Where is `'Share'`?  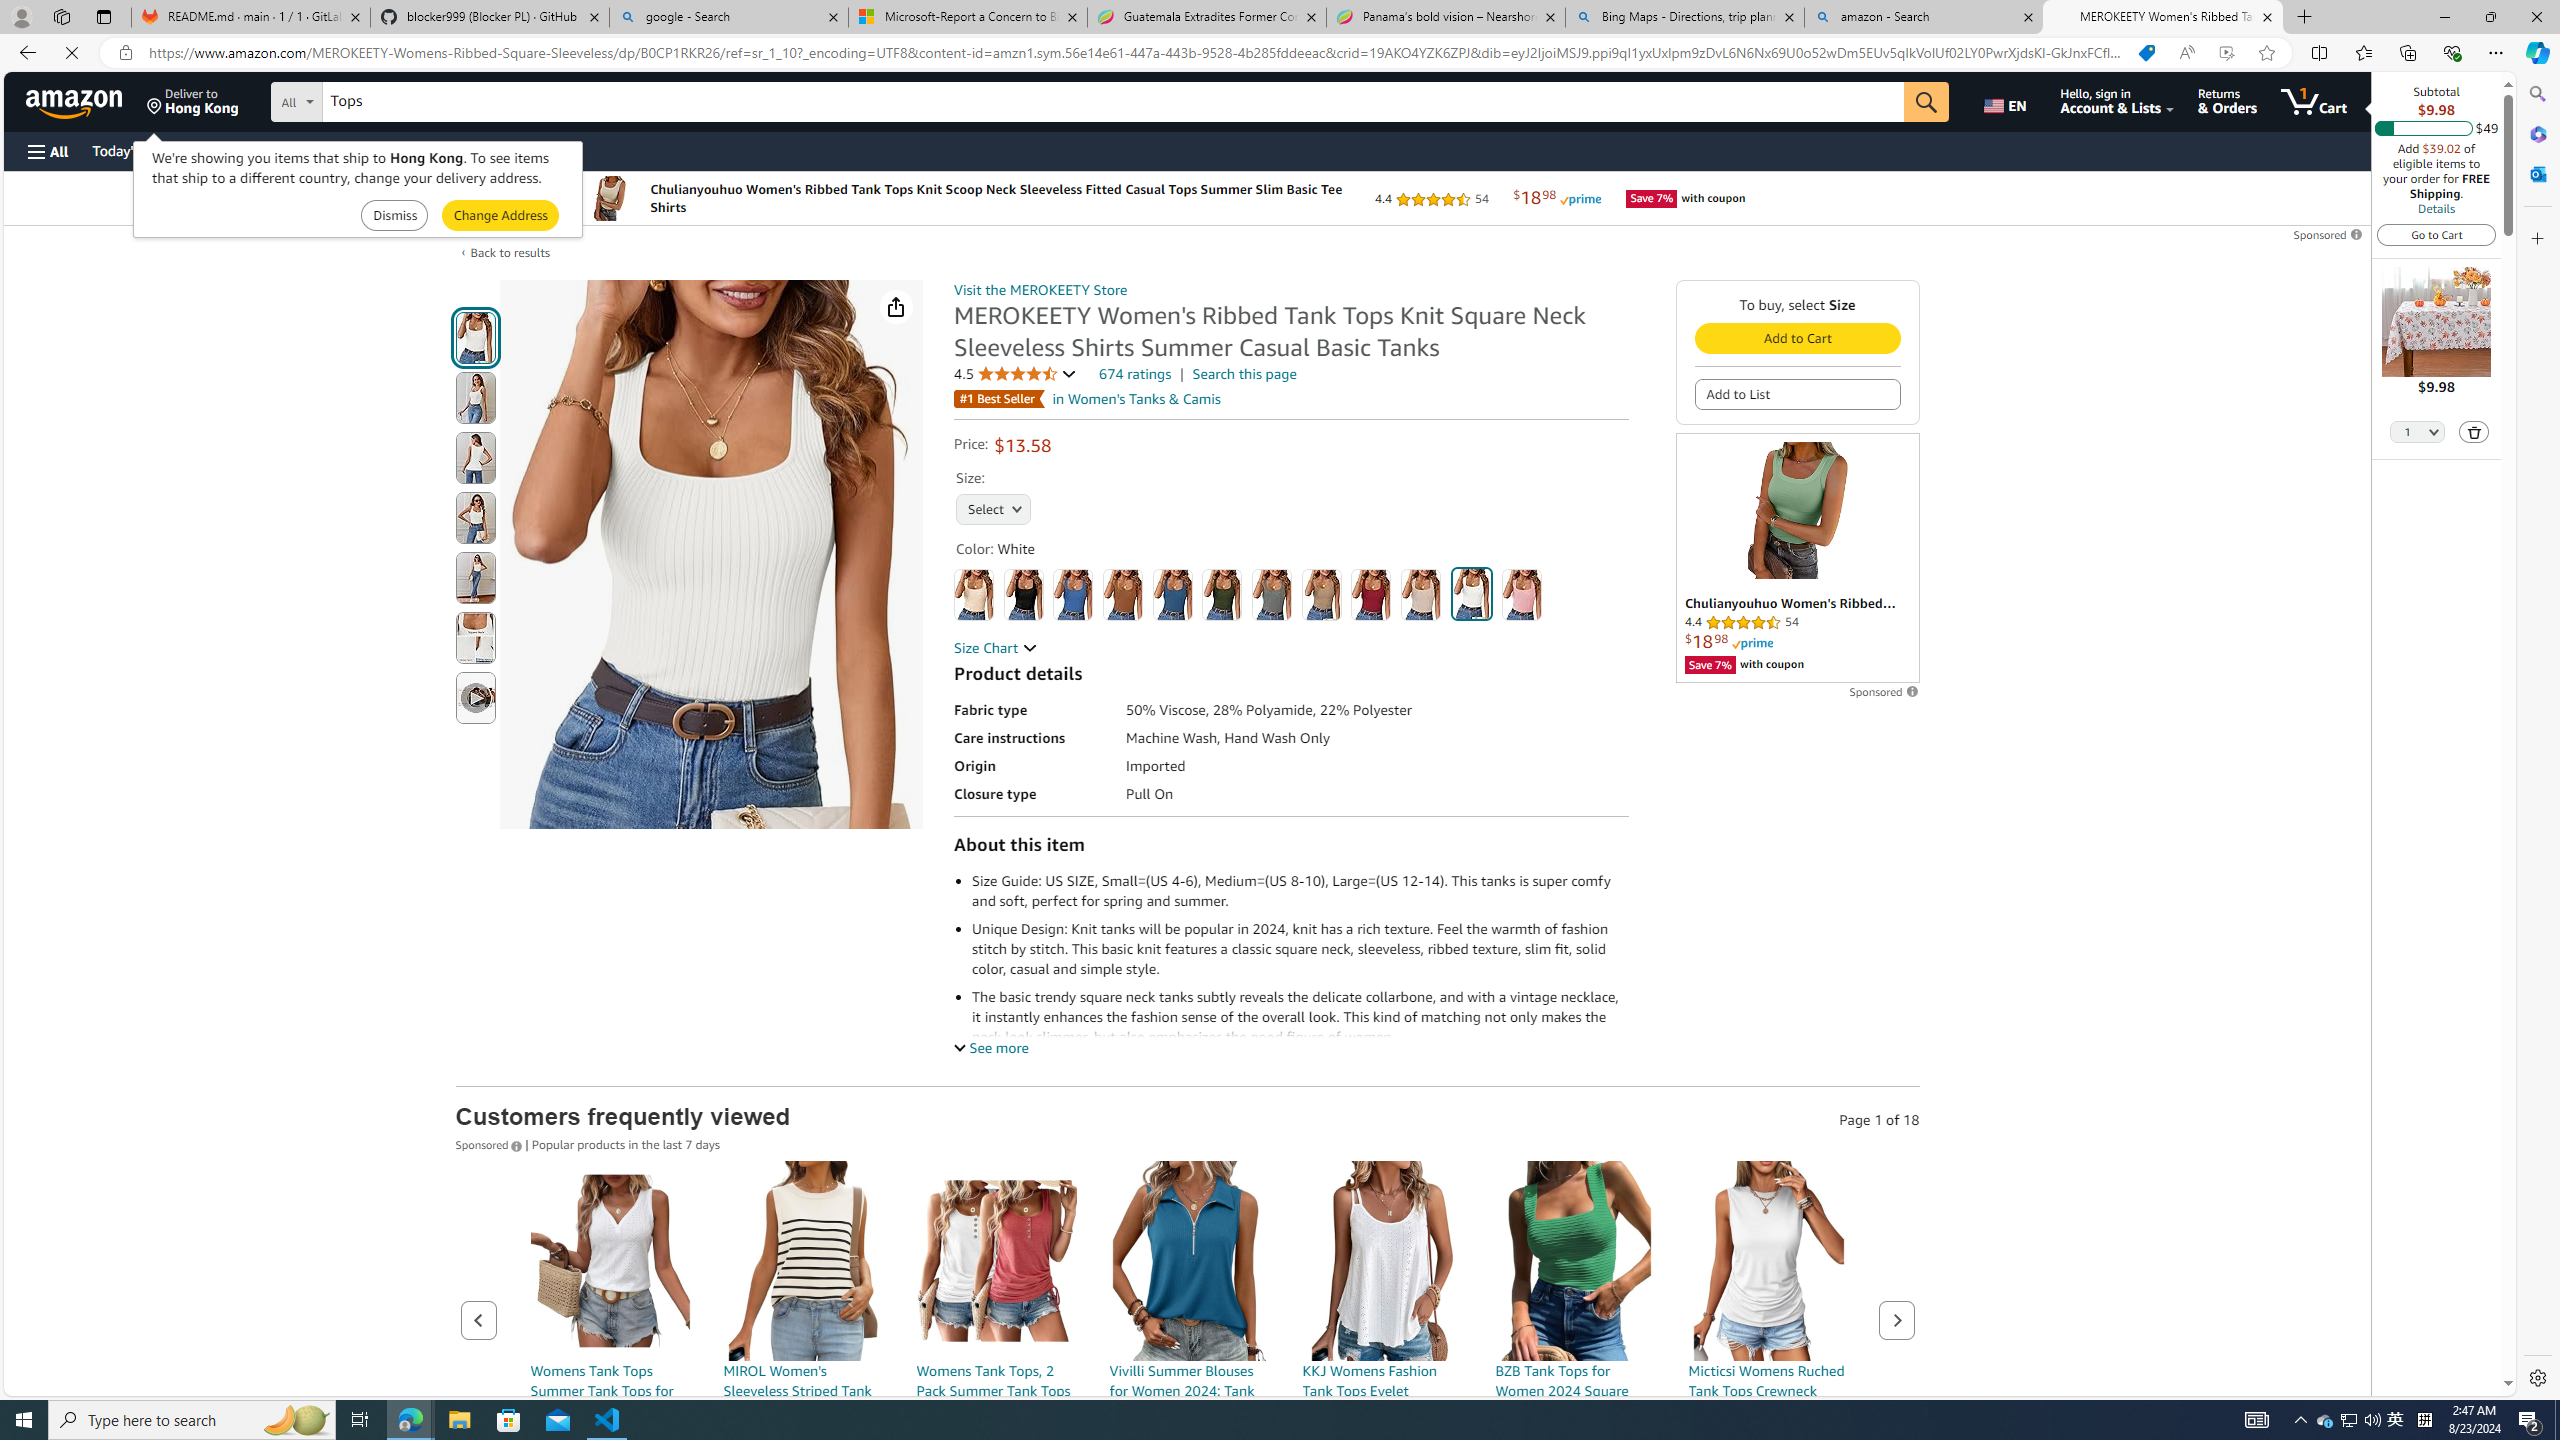 'Share' is located at coordinates (896, 306).